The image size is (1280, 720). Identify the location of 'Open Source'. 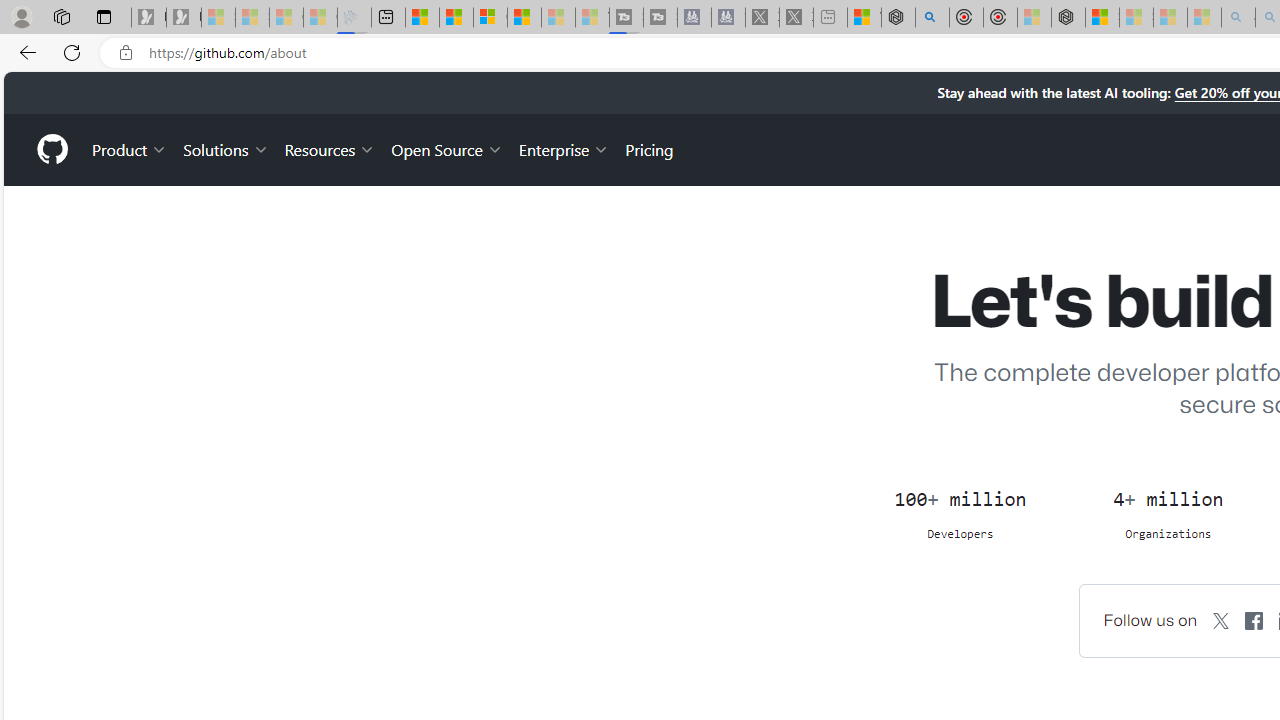
(445, 148).